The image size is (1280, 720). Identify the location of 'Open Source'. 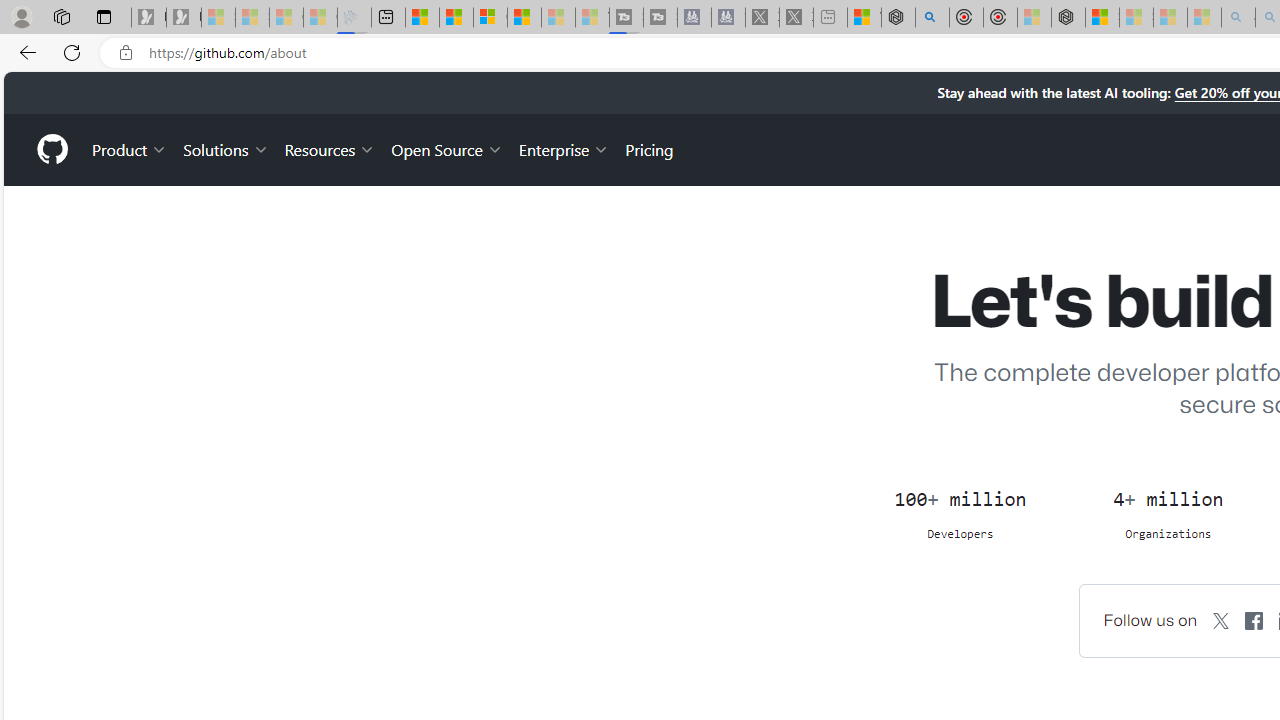
(445, 148).